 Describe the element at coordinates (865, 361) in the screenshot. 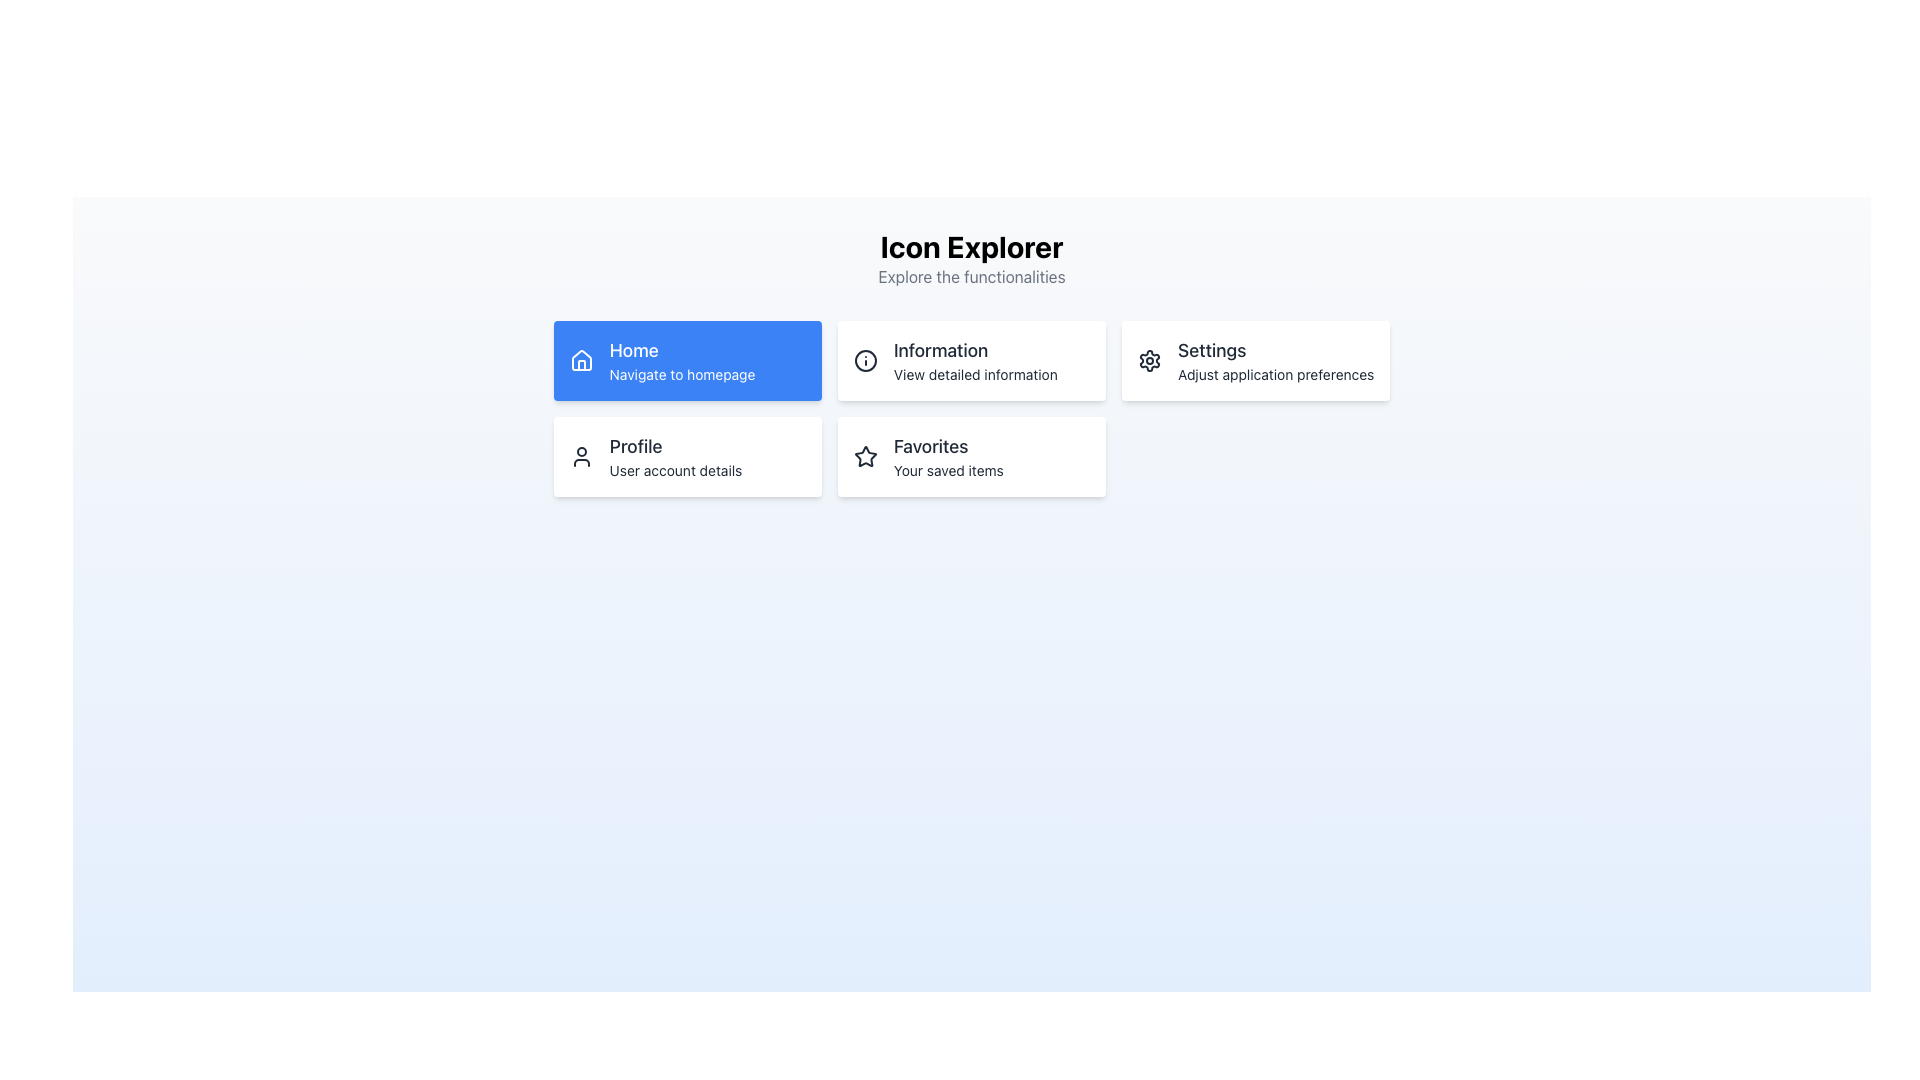

I see `the circular Decorative SVG element at the center of the 'Information' icon, located in the top row, second column` at that location.